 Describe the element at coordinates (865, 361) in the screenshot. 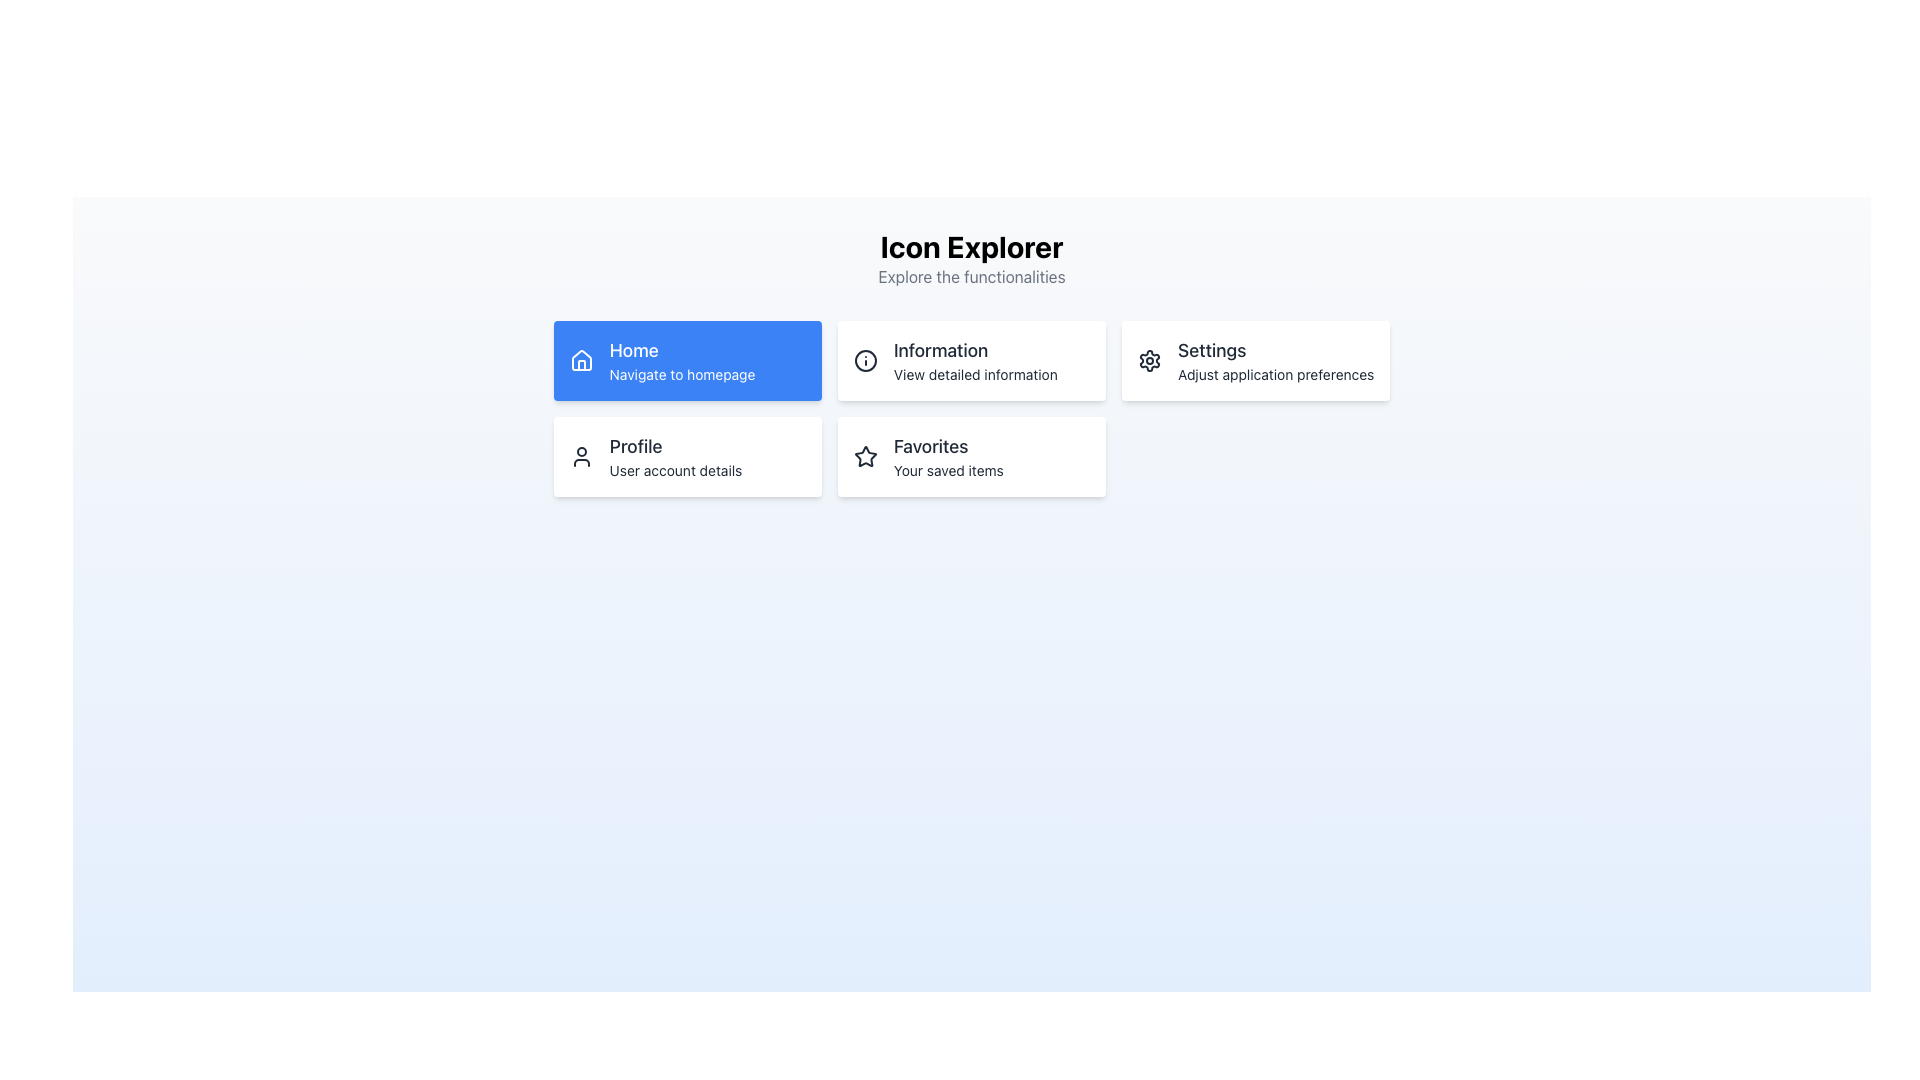

I see `the circular Decorative SVG element at the center of the 'Information' icon, located in the top row, second column` at that location.